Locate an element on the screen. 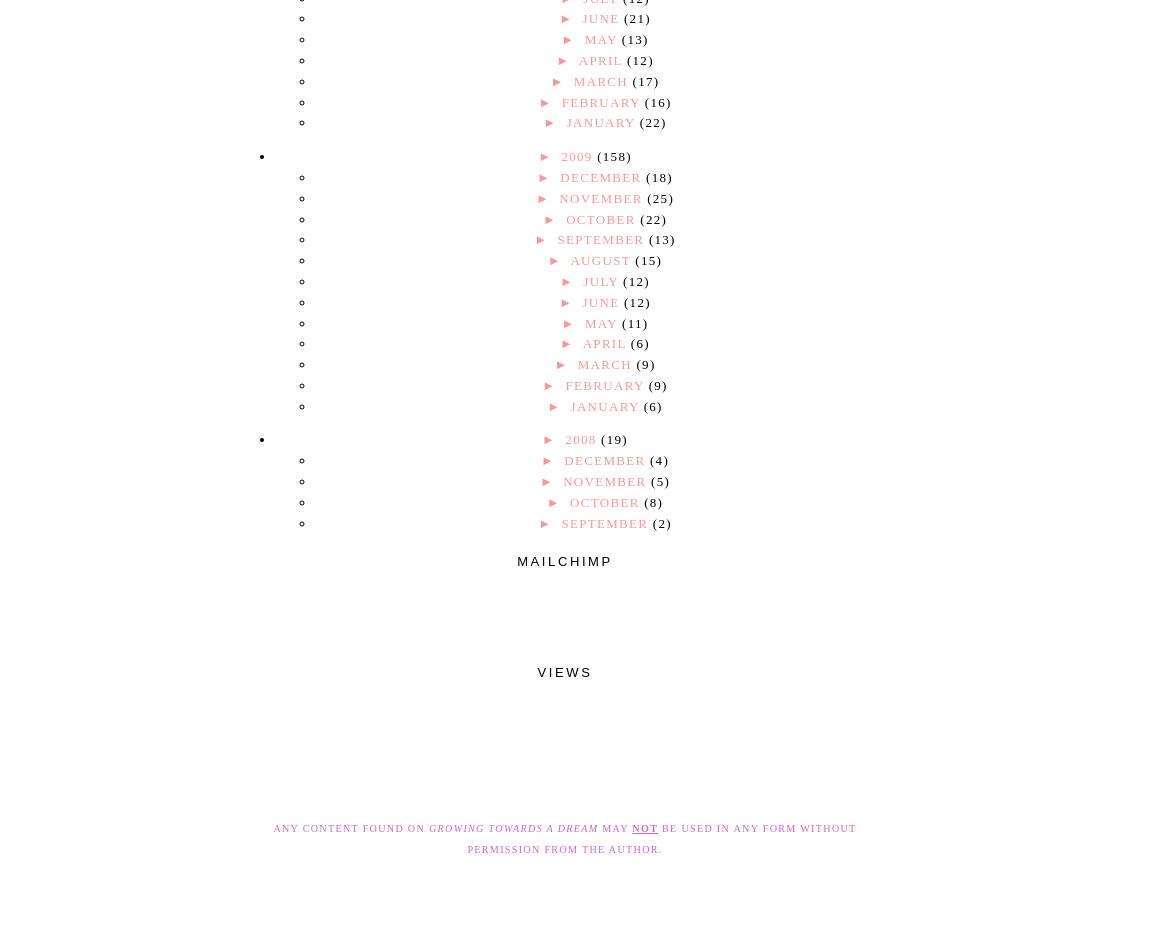  'MailChimp' is located at coordinates (564, 559).